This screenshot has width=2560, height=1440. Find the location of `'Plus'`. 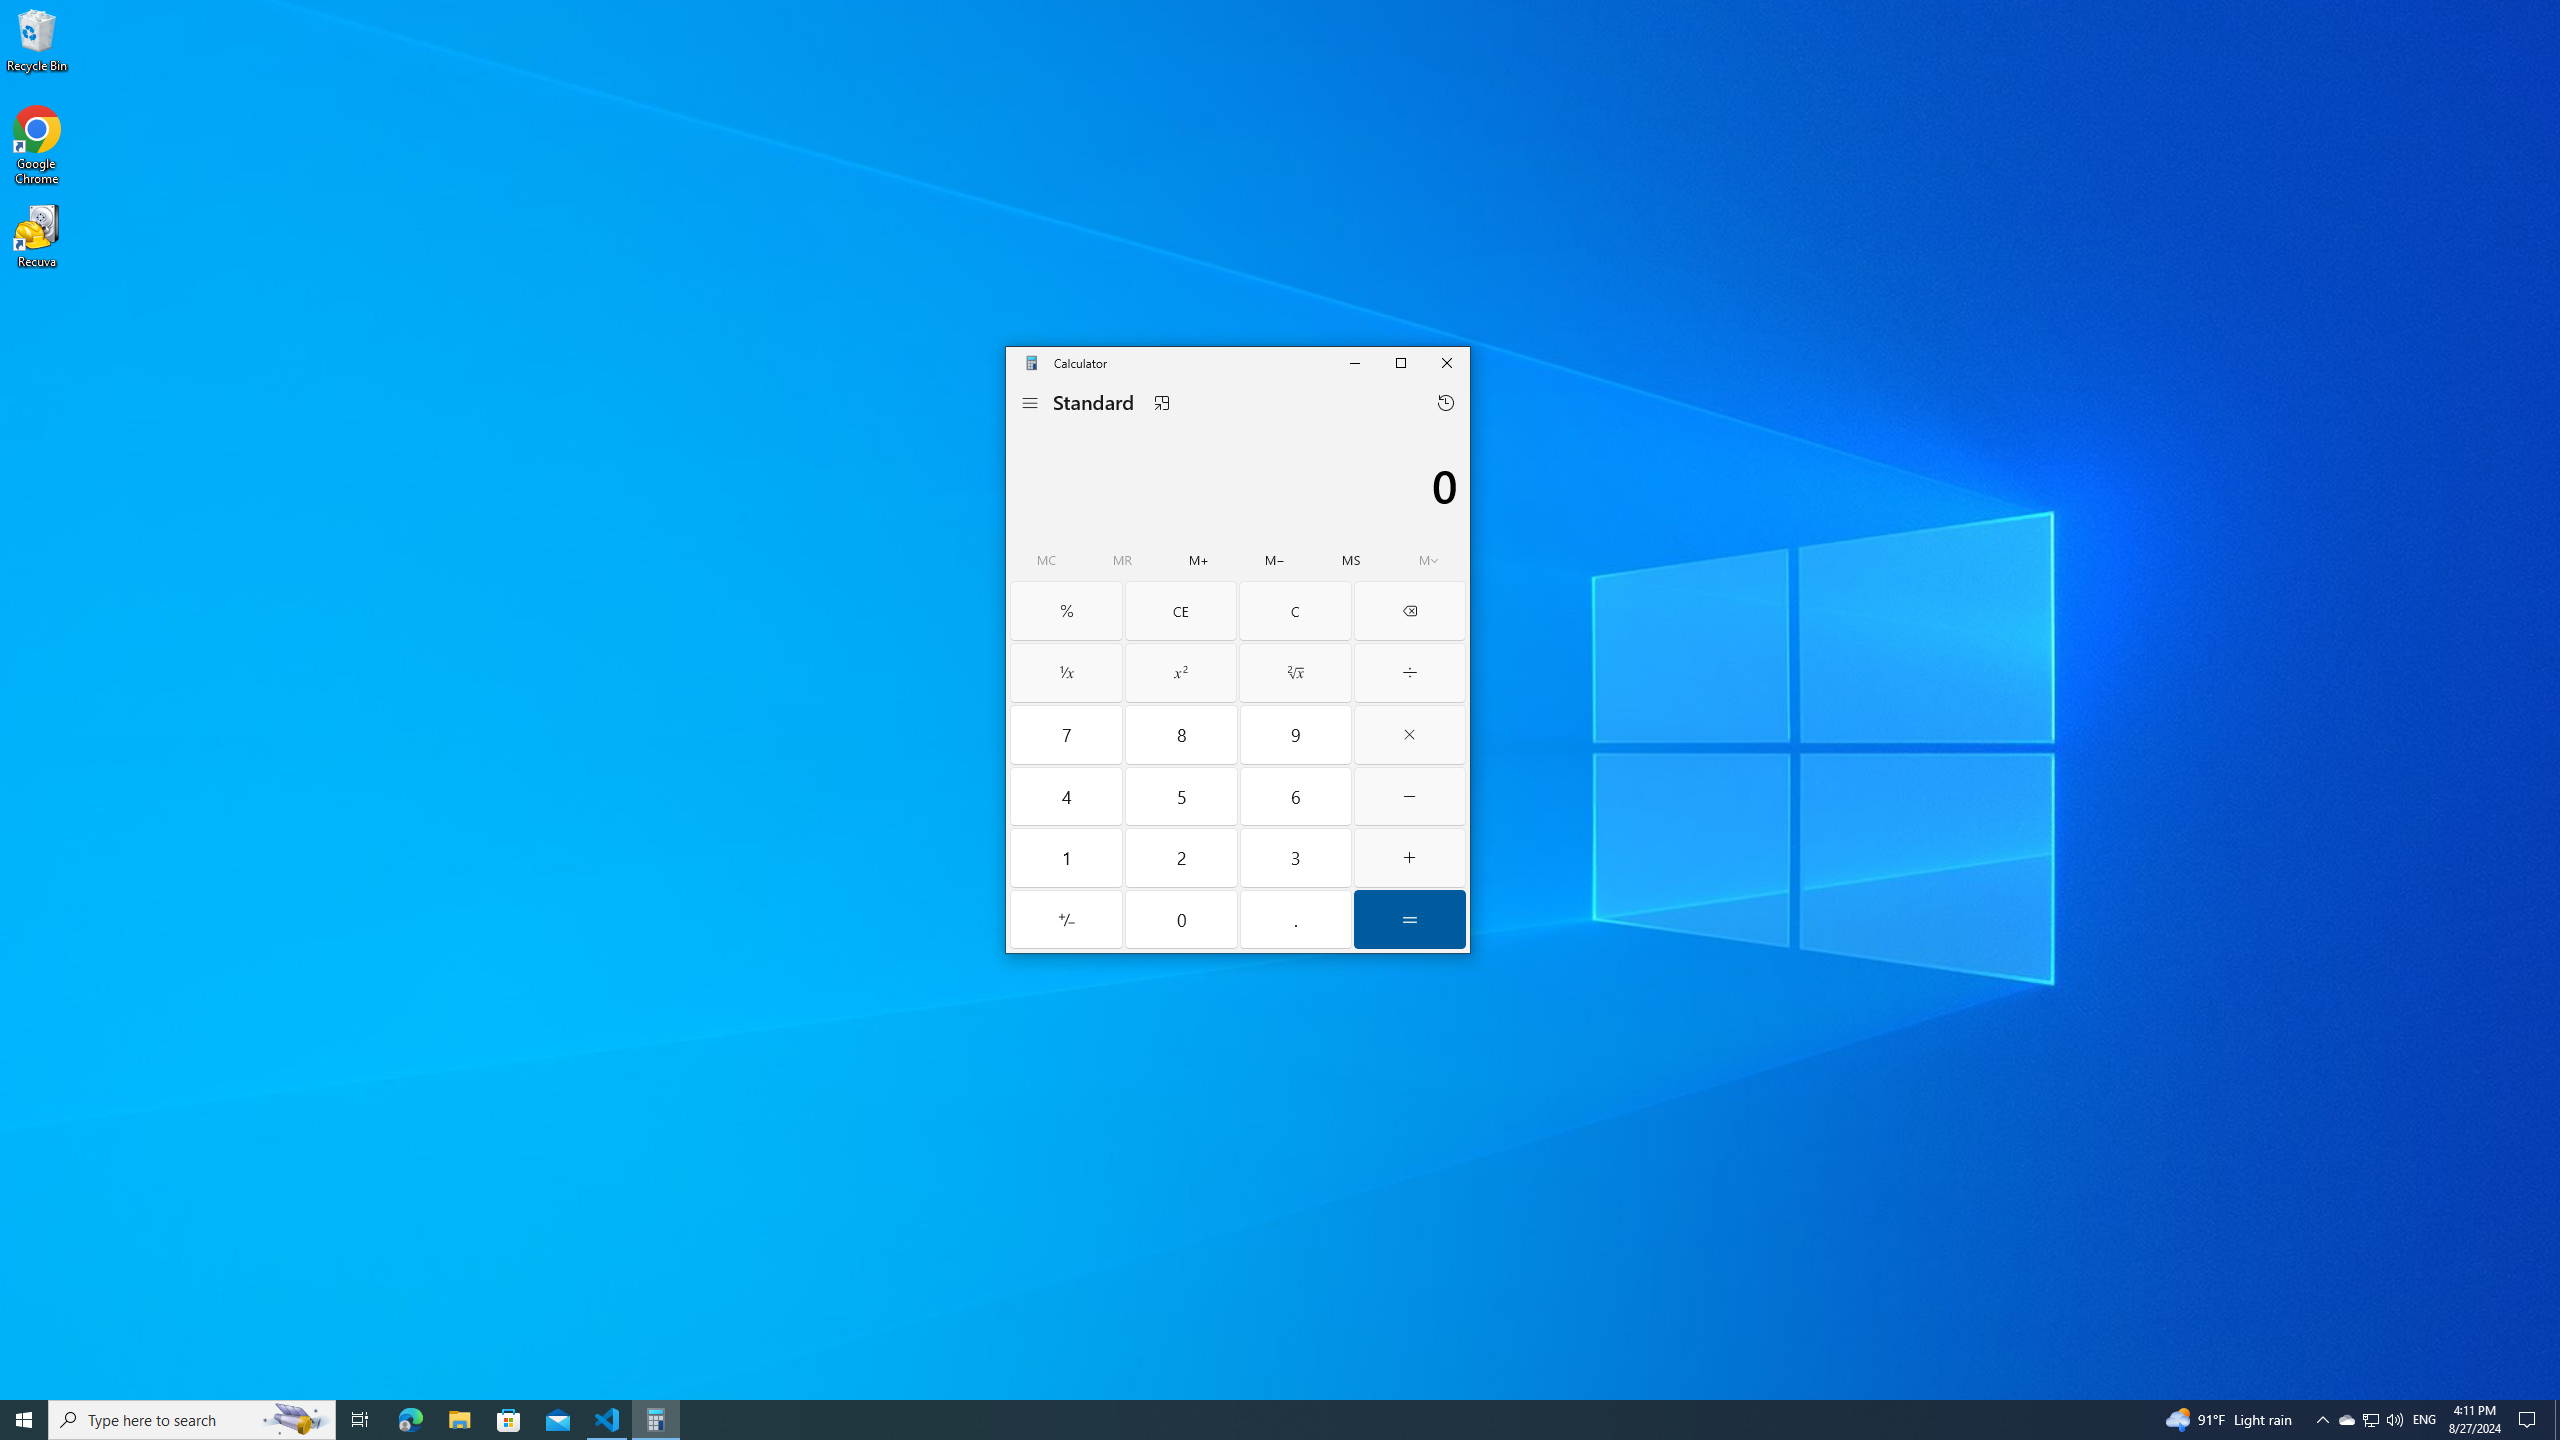

'Plus' is located at coordinates (1410, 857).